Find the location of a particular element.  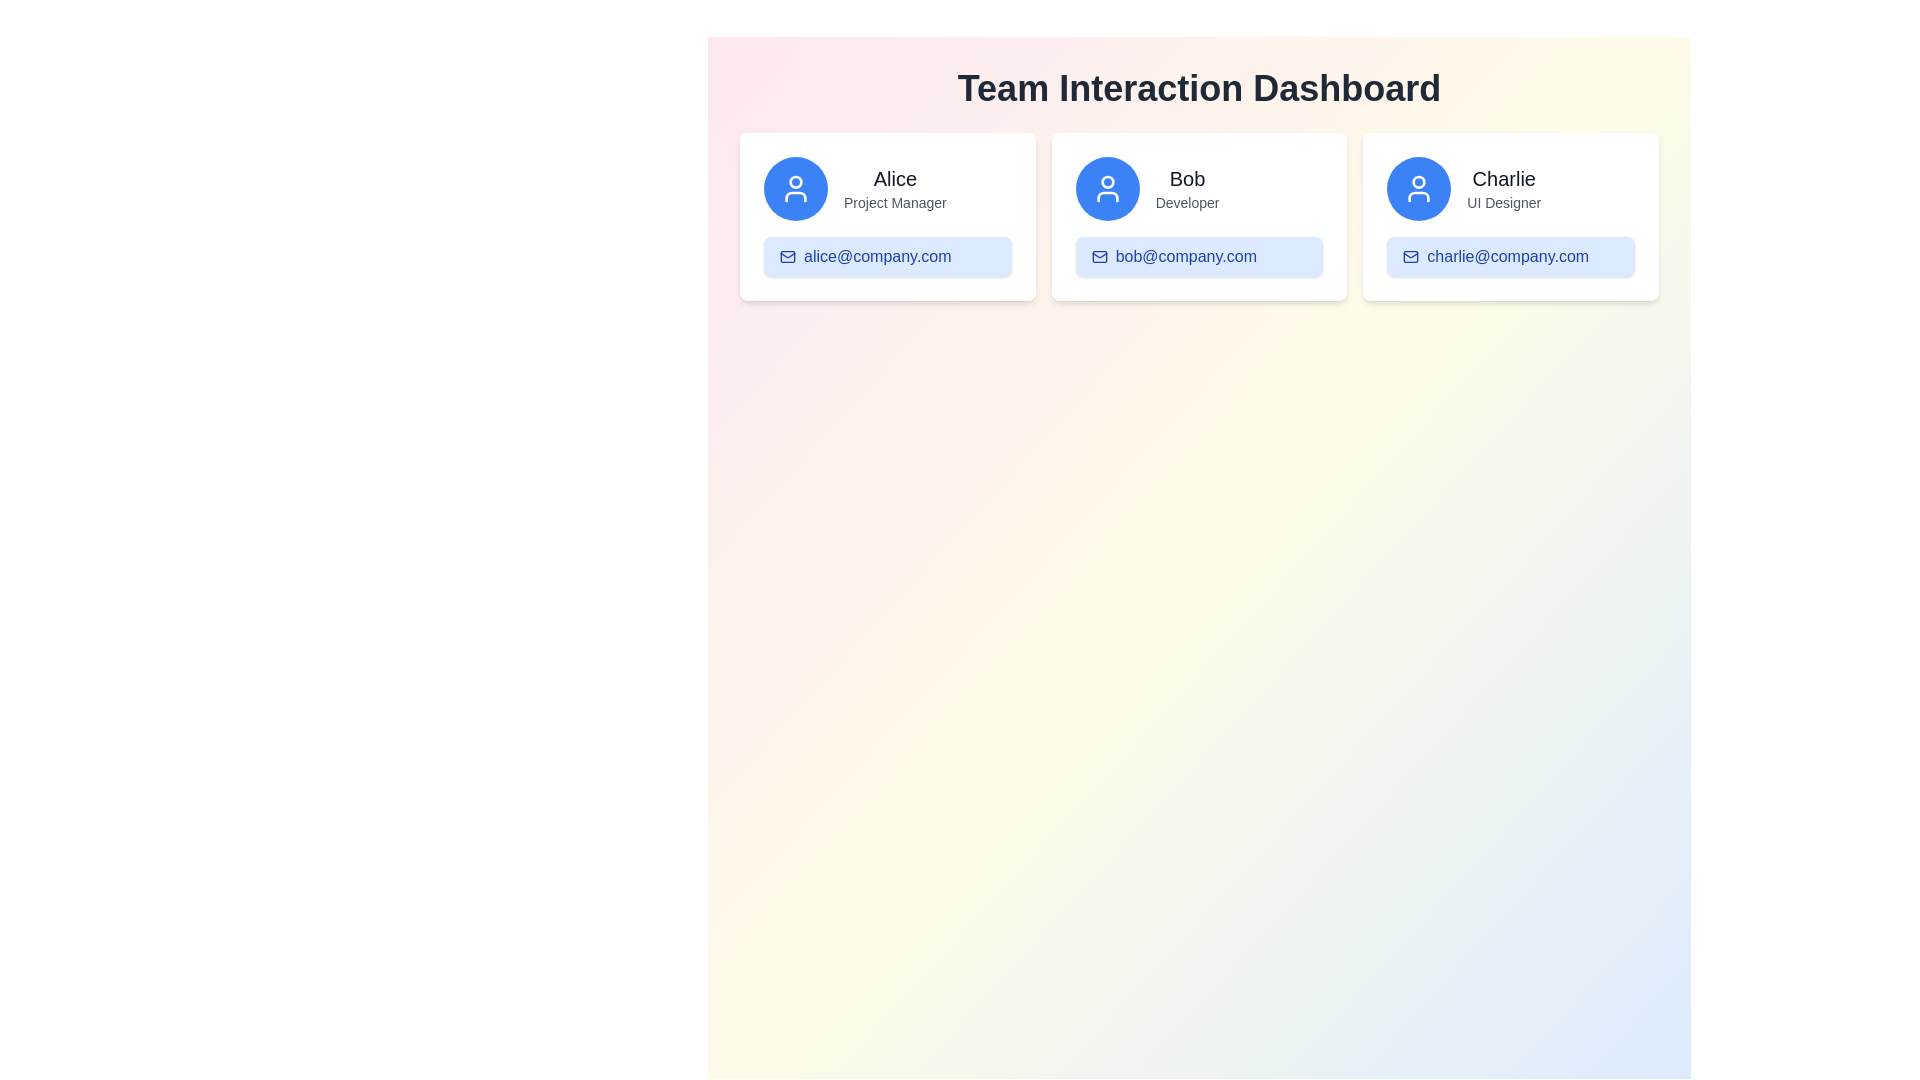

the composite informational element displaying details about the team member 'Alice' is located at coordinates (886, 189).